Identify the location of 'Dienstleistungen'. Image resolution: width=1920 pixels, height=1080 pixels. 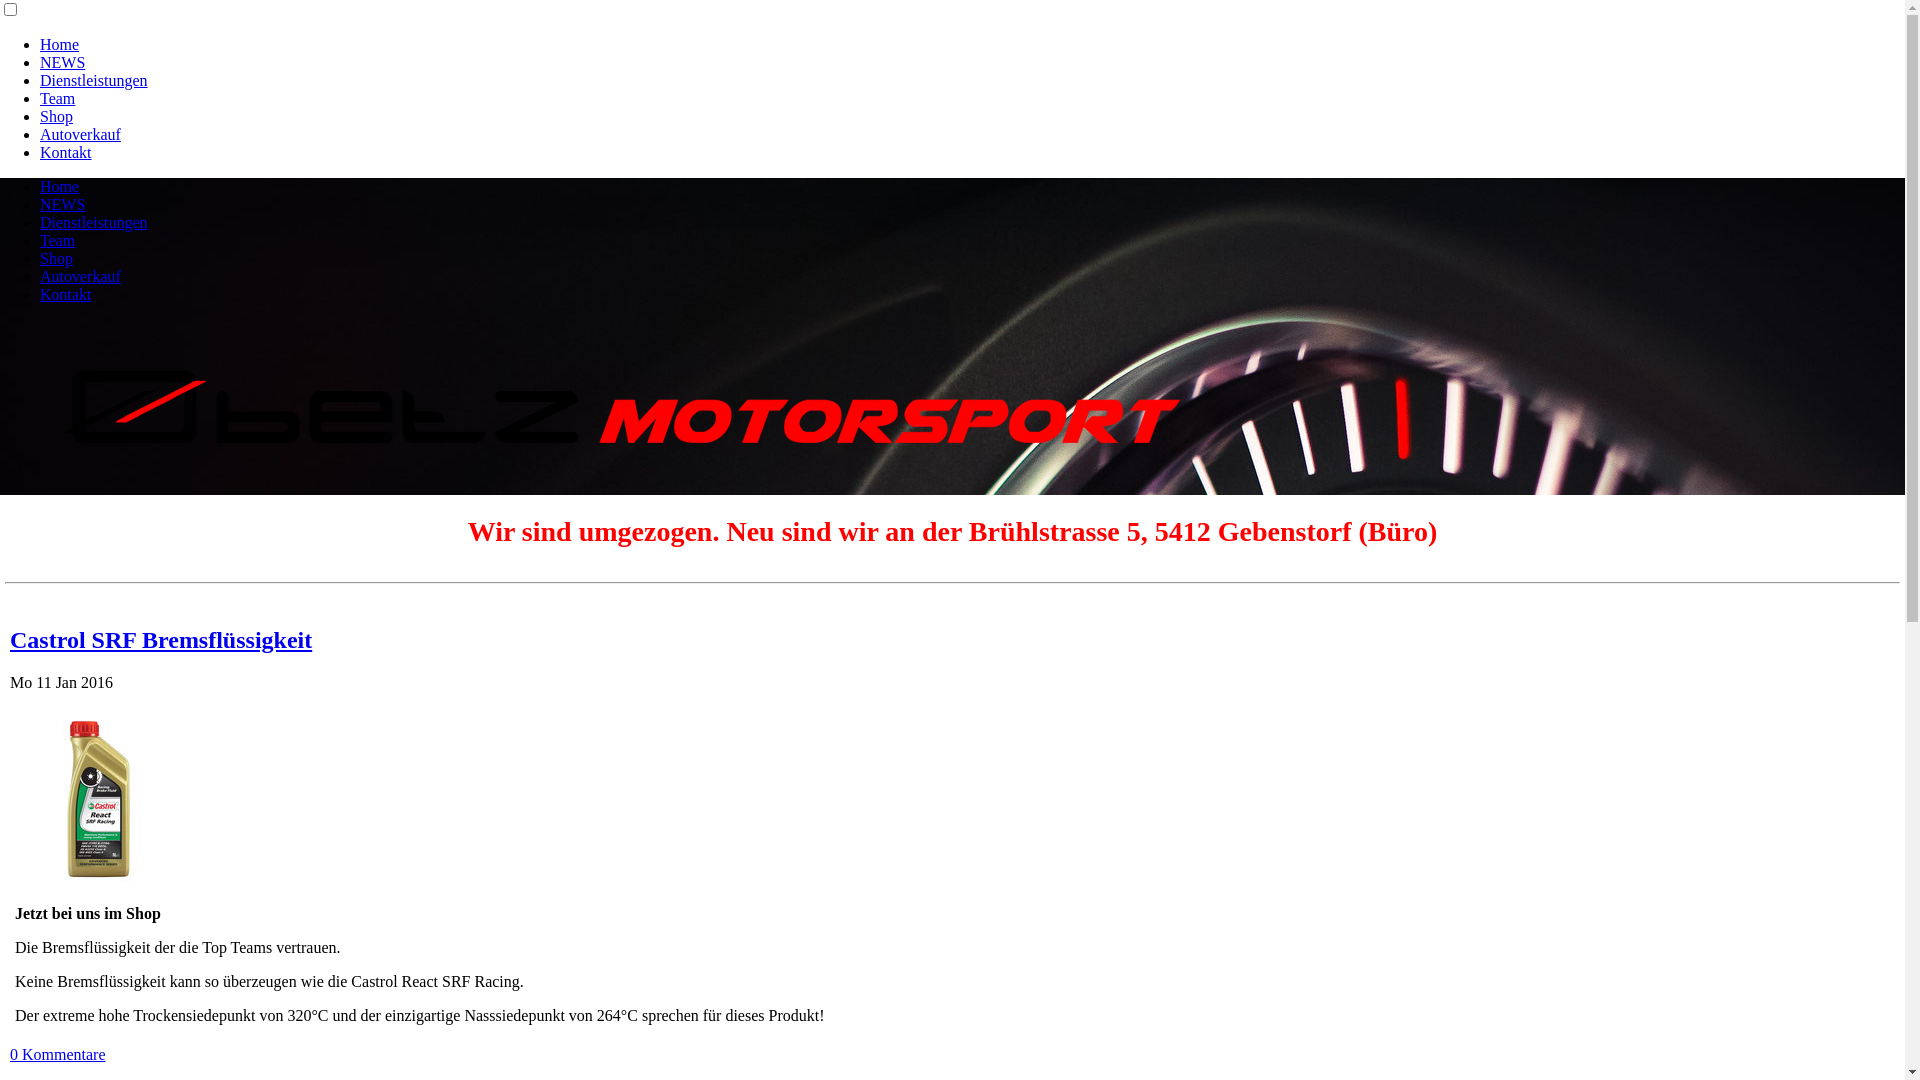
(39, 79).